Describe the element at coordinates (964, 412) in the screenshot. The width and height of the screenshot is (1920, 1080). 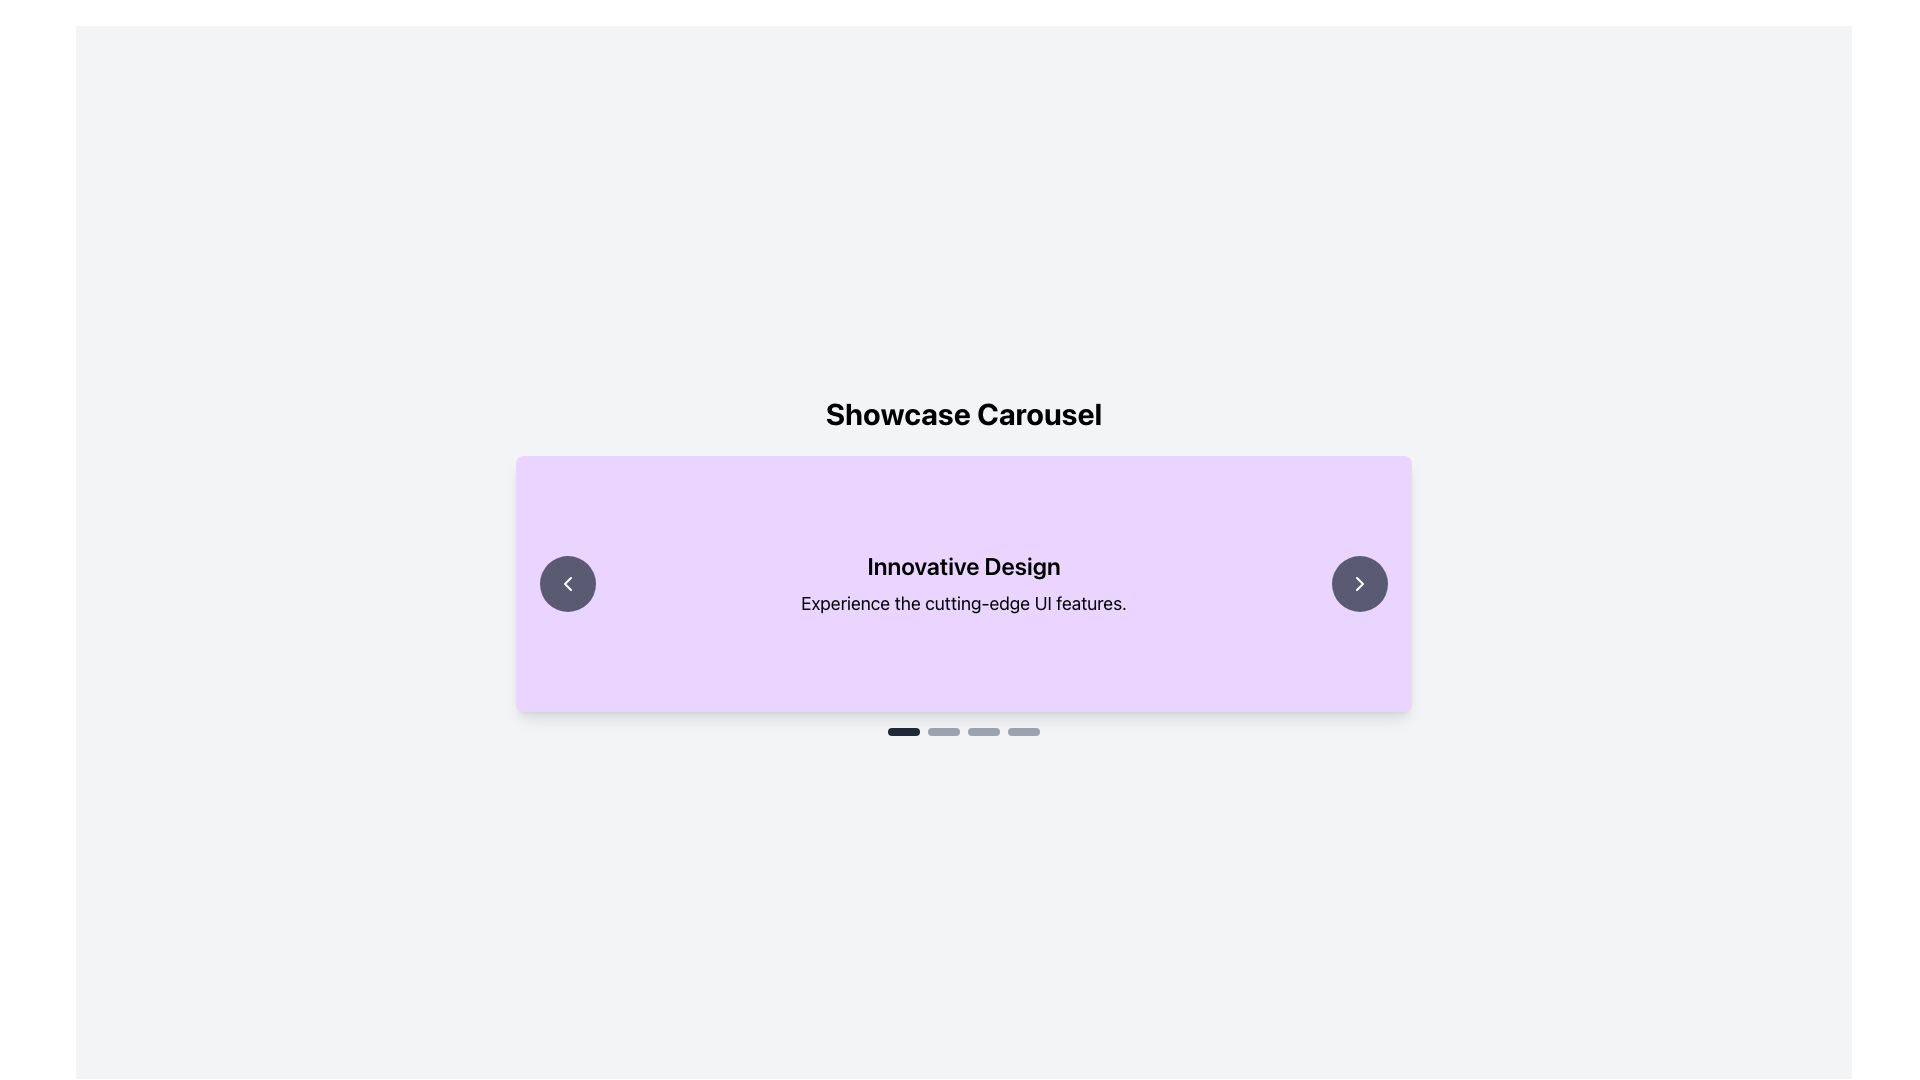
I see `the horizontally centered text element that reads 'Showcase Carousel', which is styled with a large bold font and positioned at the top of the viewport` at that location.